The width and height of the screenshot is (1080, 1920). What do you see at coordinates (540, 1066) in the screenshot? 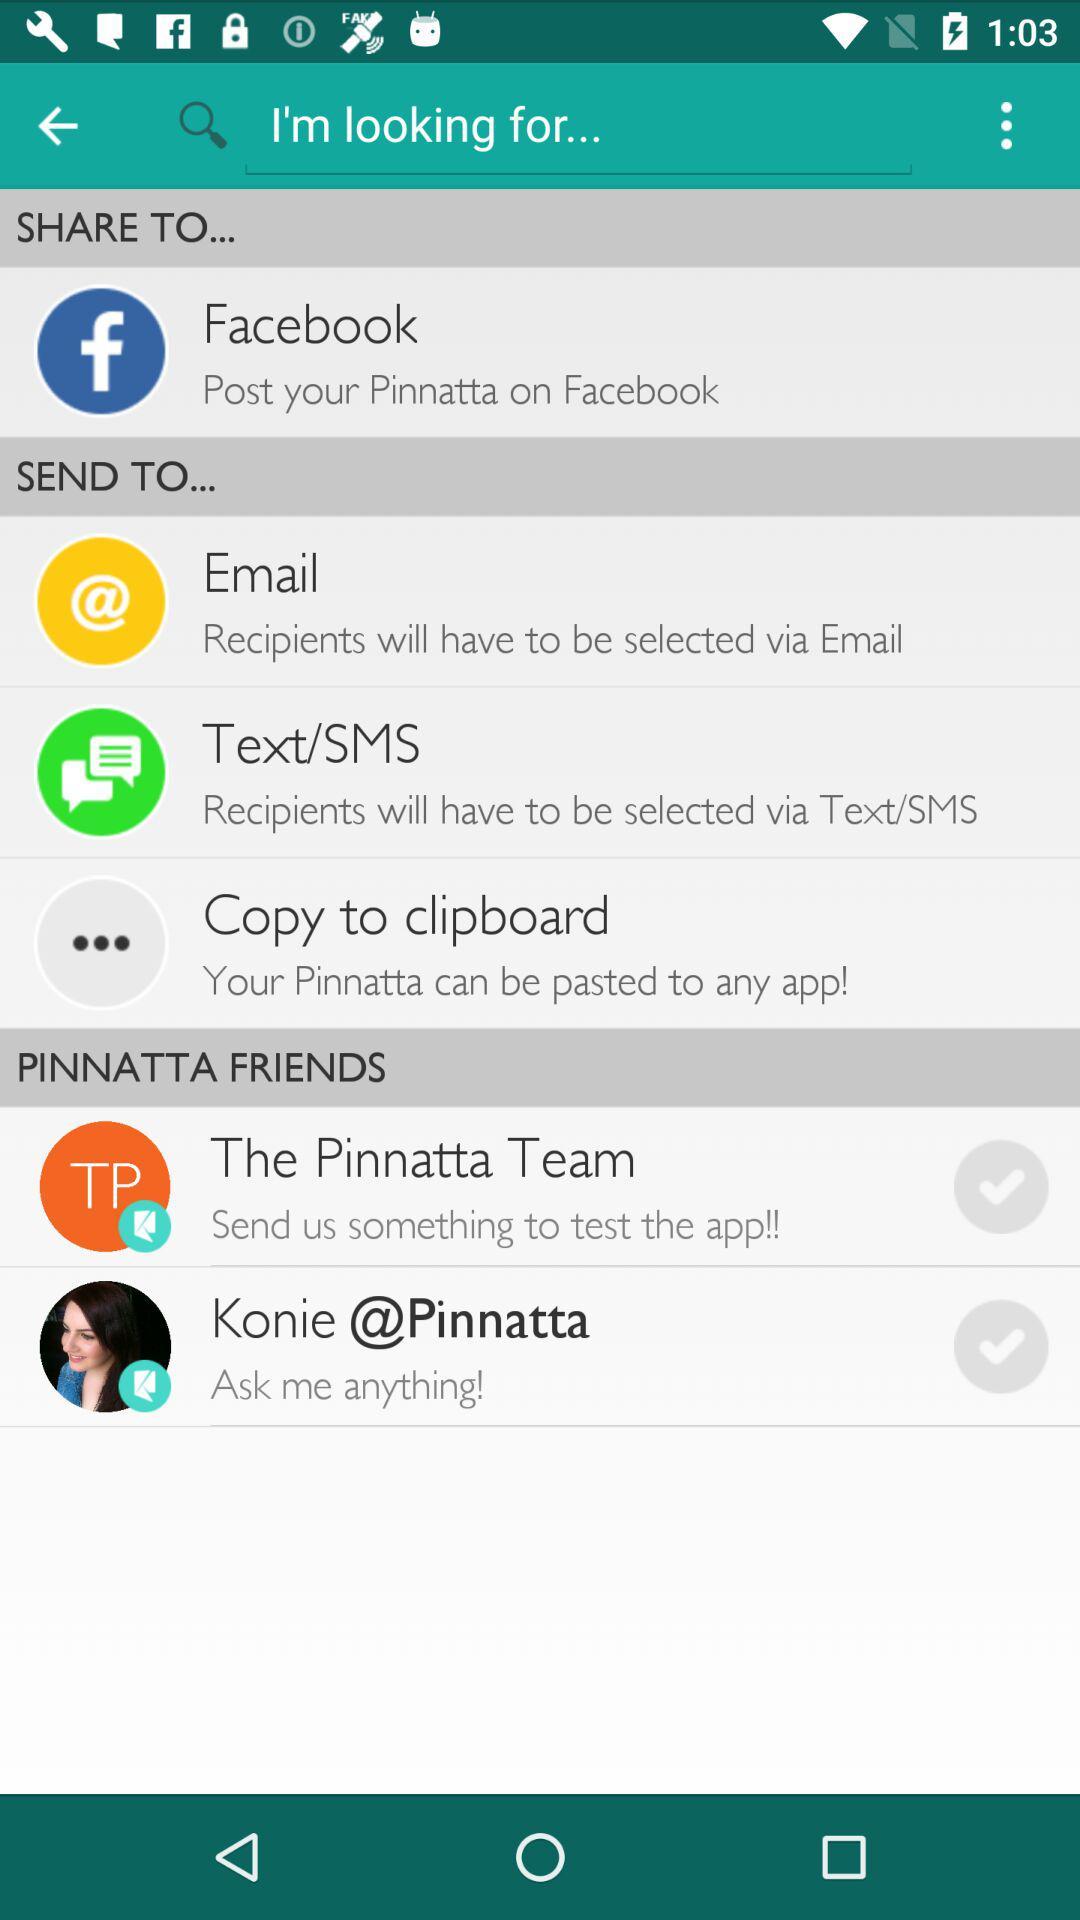
I see `the icon above the pinnatta team` at bounding box center [540, 1066].